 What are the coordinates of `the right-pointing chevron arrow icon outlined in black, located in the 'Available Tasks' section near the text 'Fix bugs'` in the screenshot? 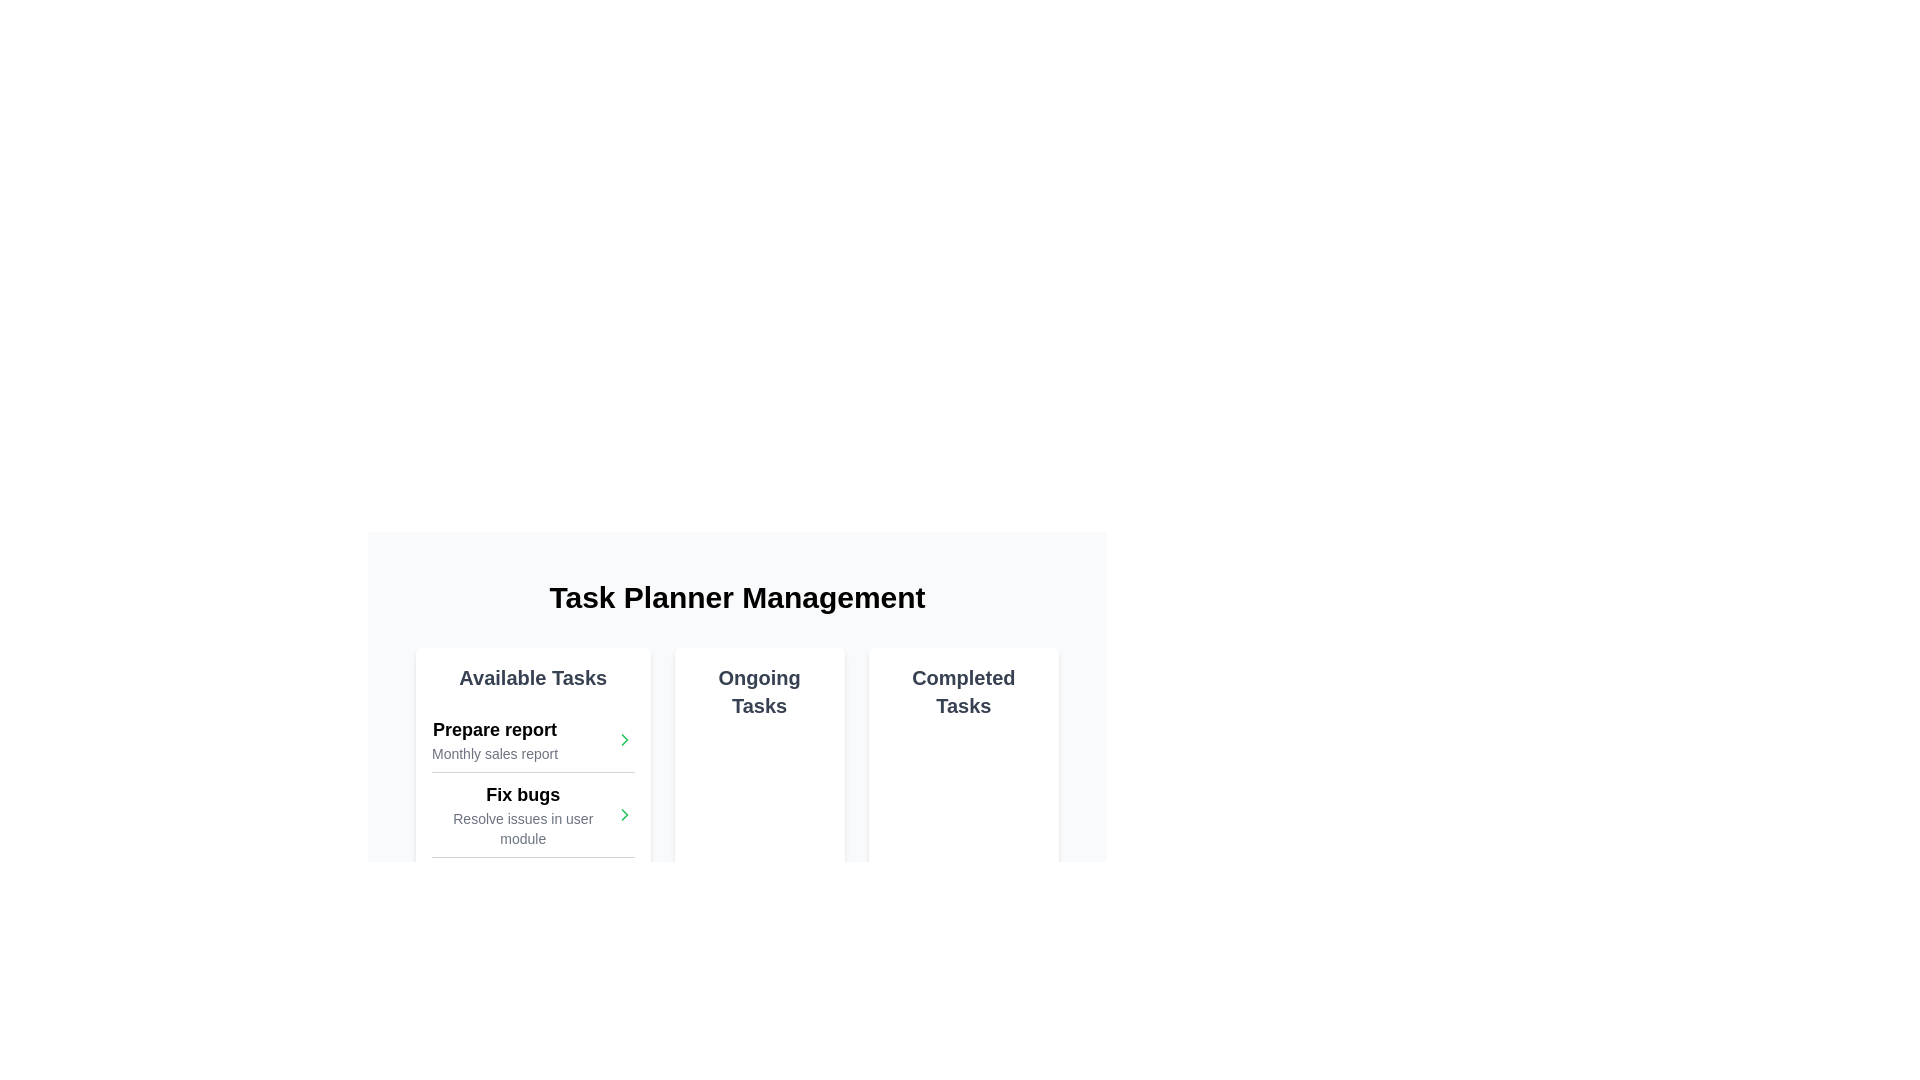 It's located at (623, 740).